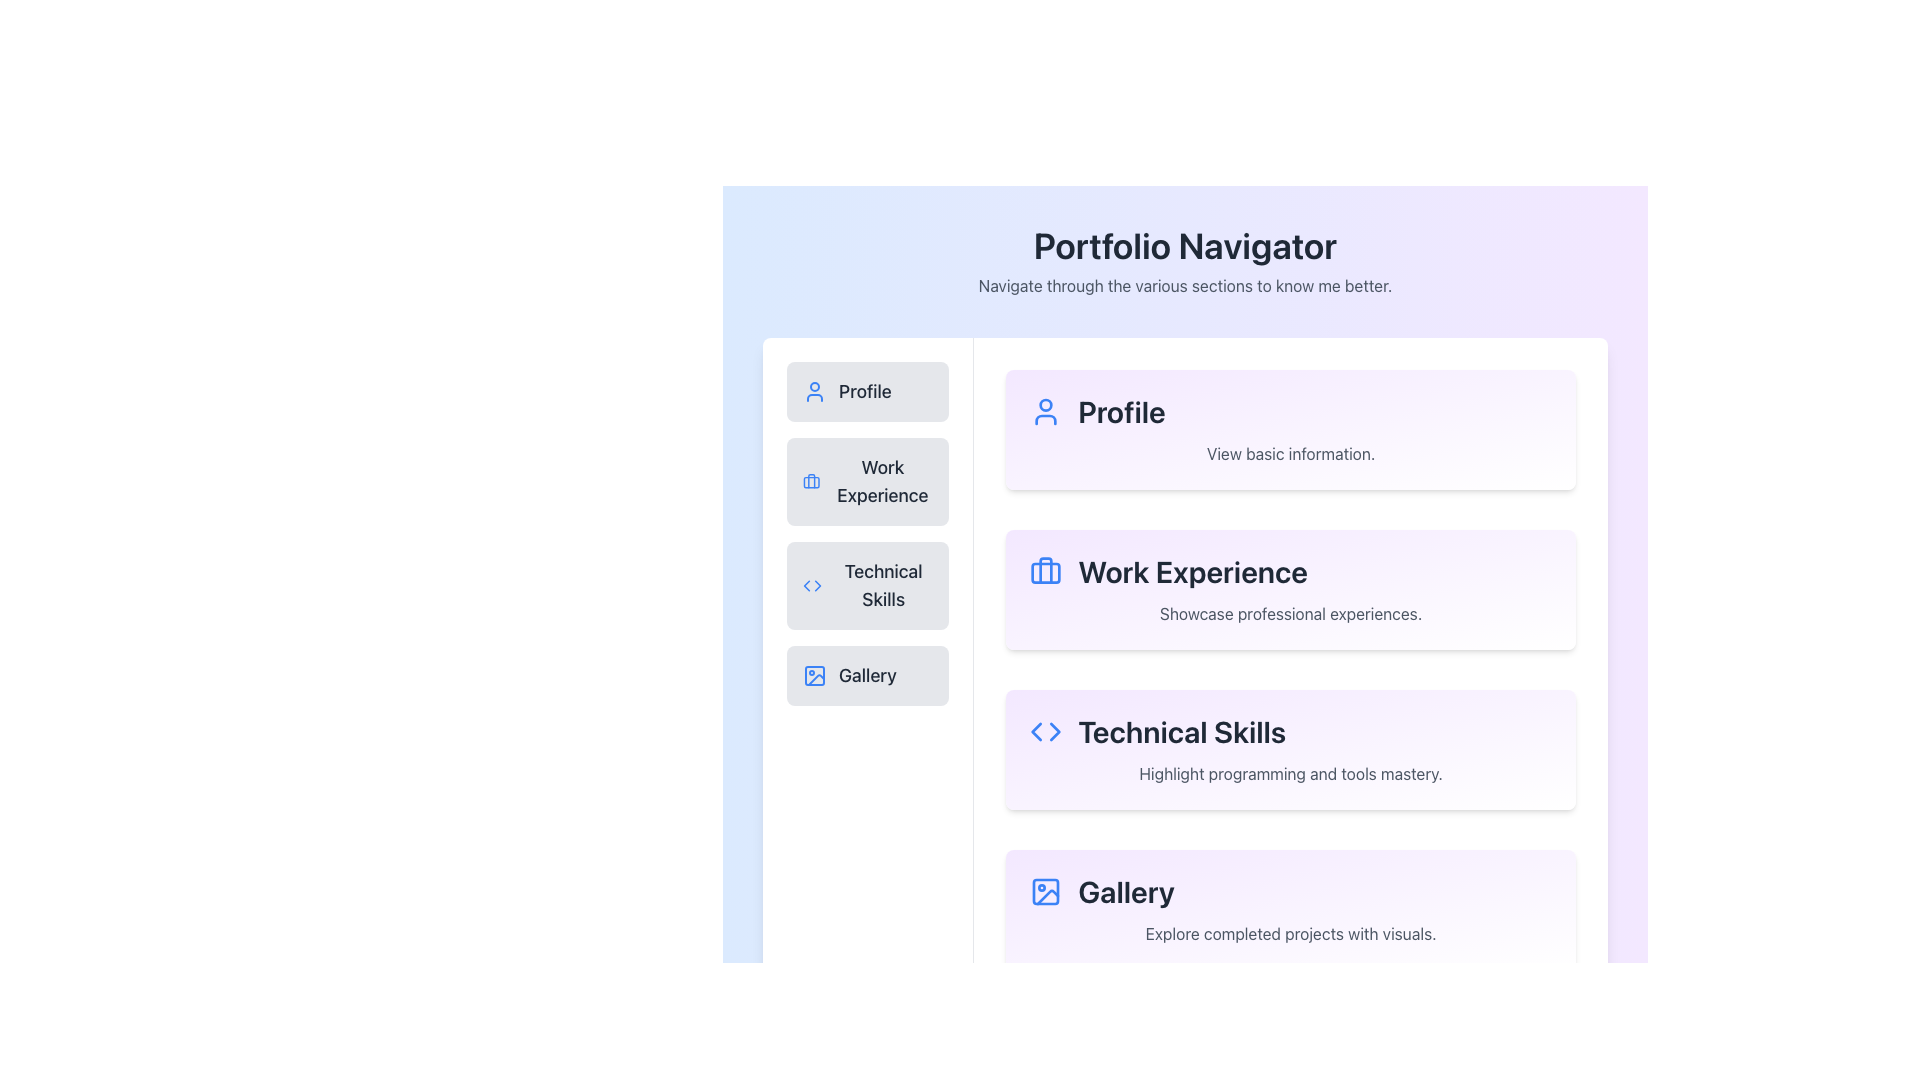 Image resolution: width=1920 pixels, height=1080 pixels. Describe the element at coordinates (1185, 245) in the screenshot. I see `the primary header located at the top of the page, which serves as the title for the section, providing context for the content below it` at that location.